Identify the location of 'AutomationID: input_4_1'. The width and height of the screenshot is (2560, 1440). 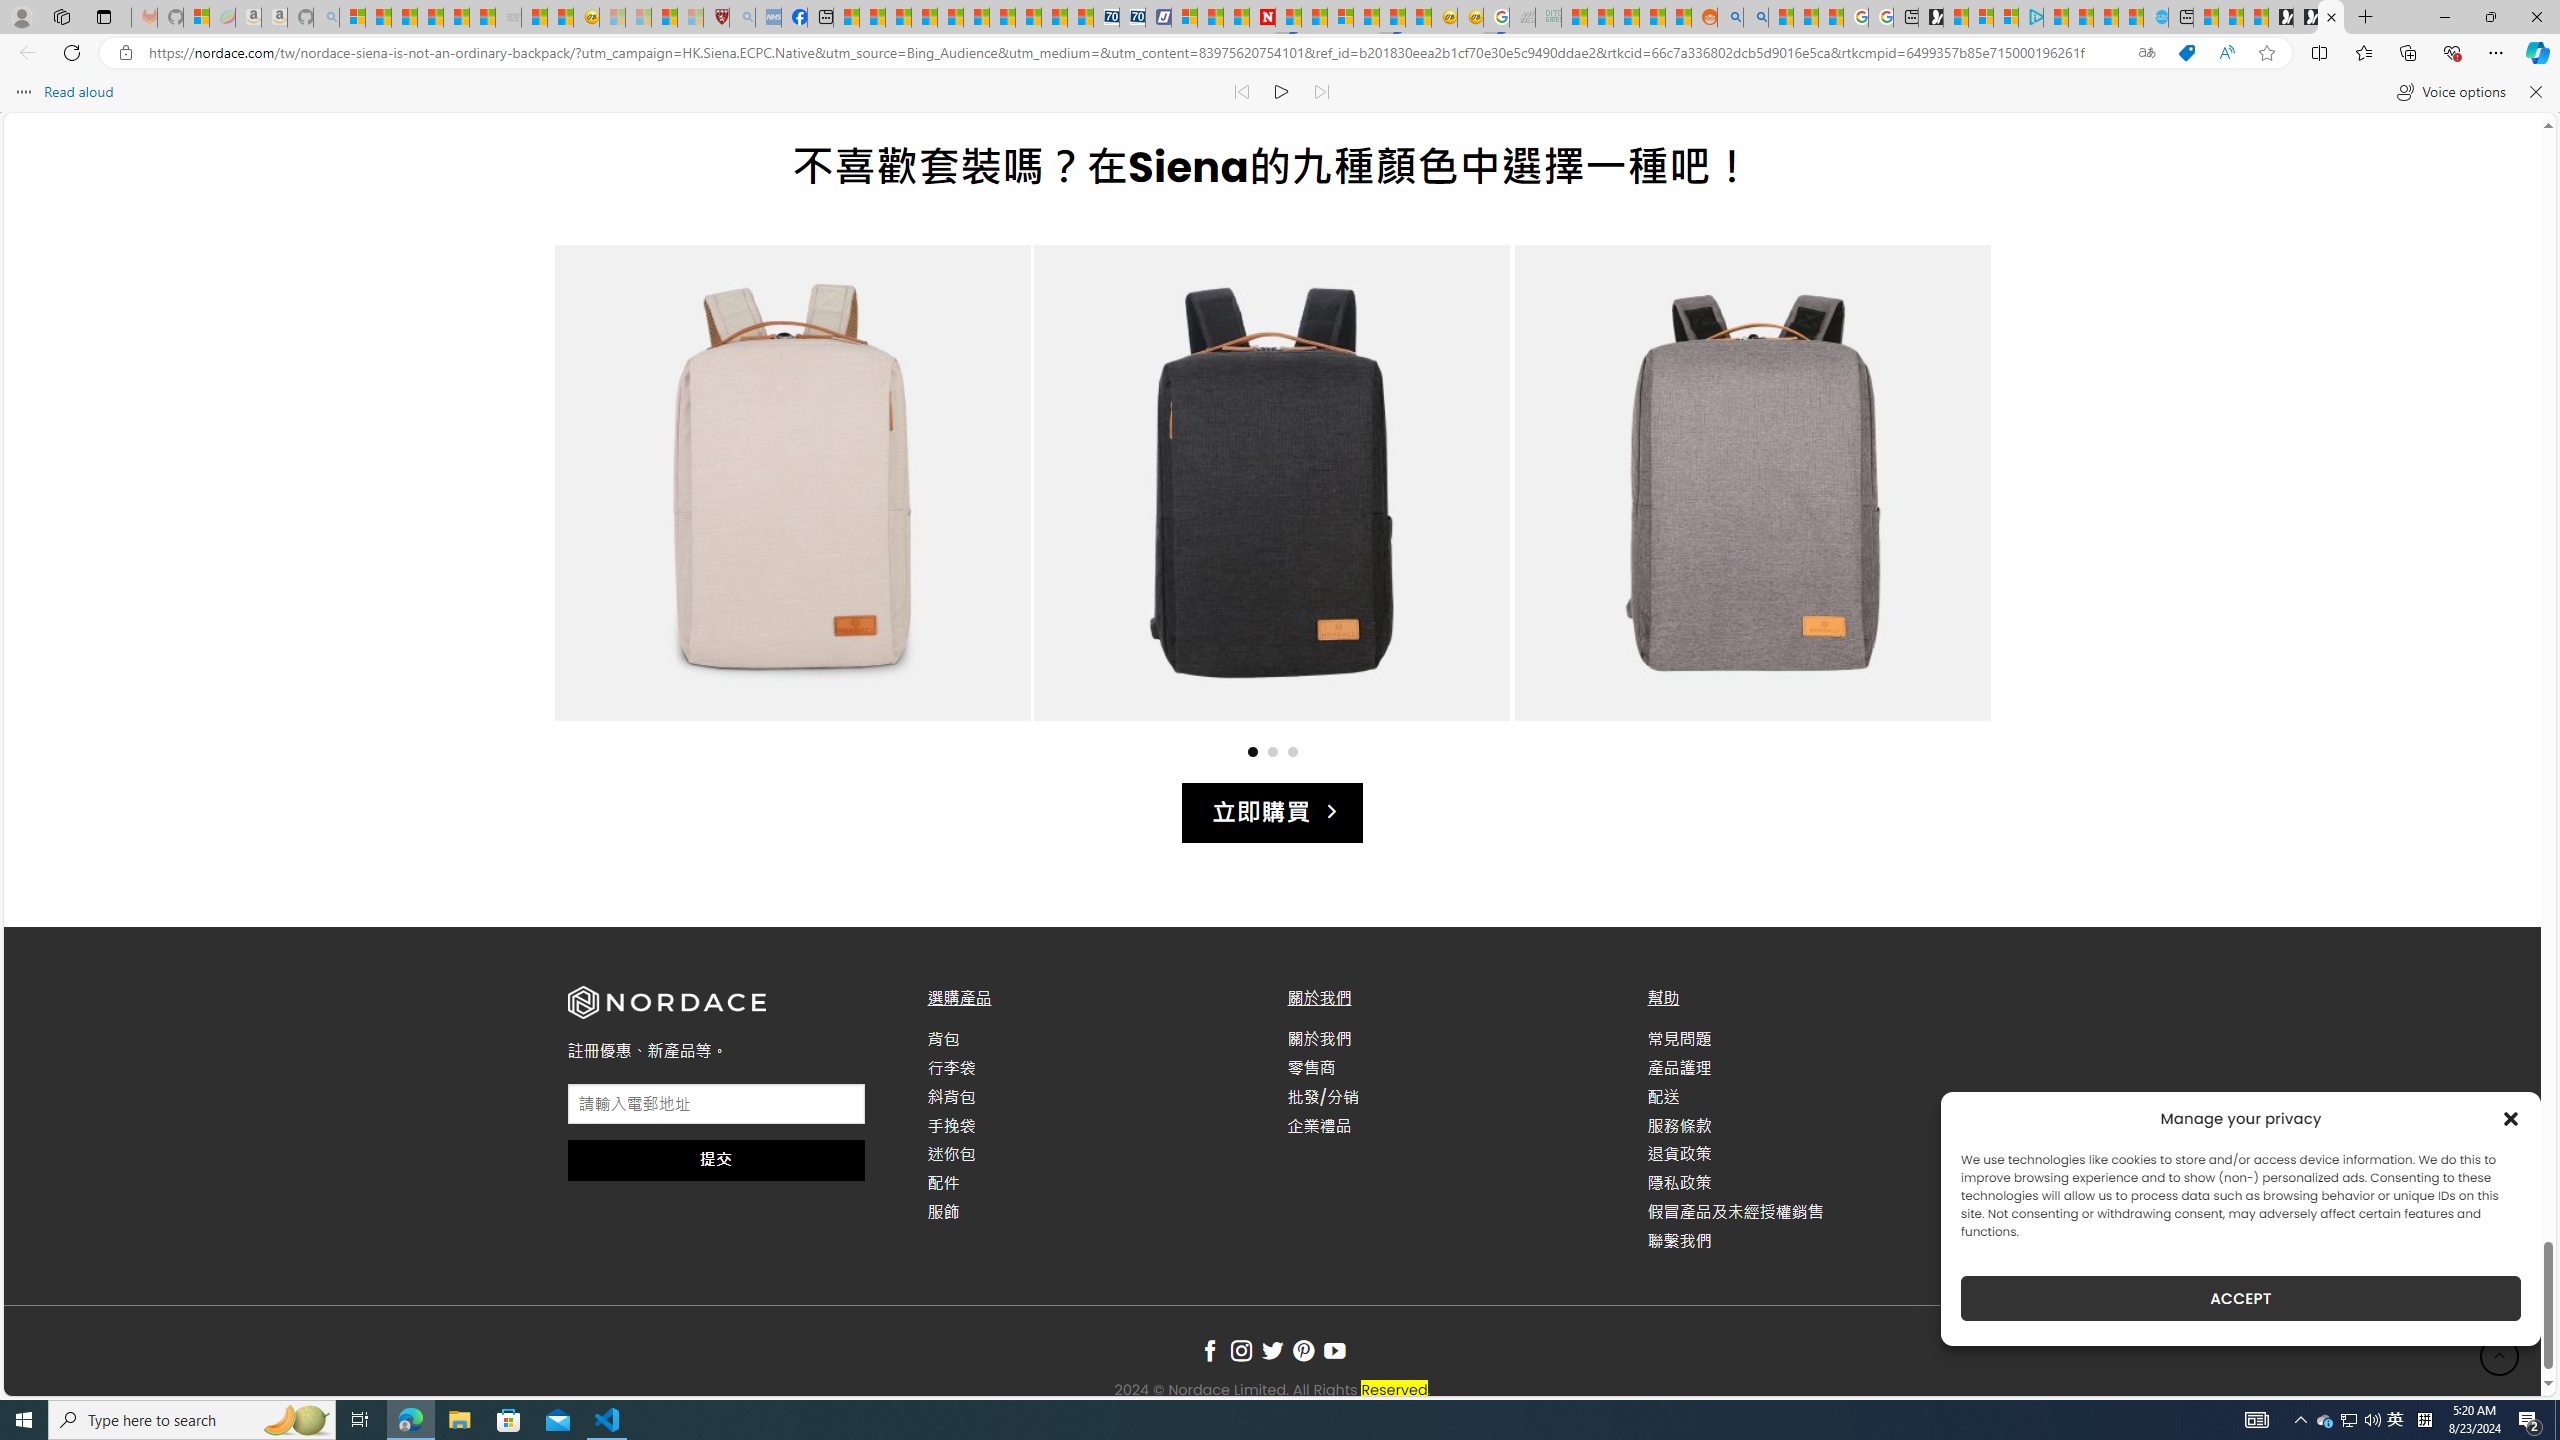
(714, 1103).